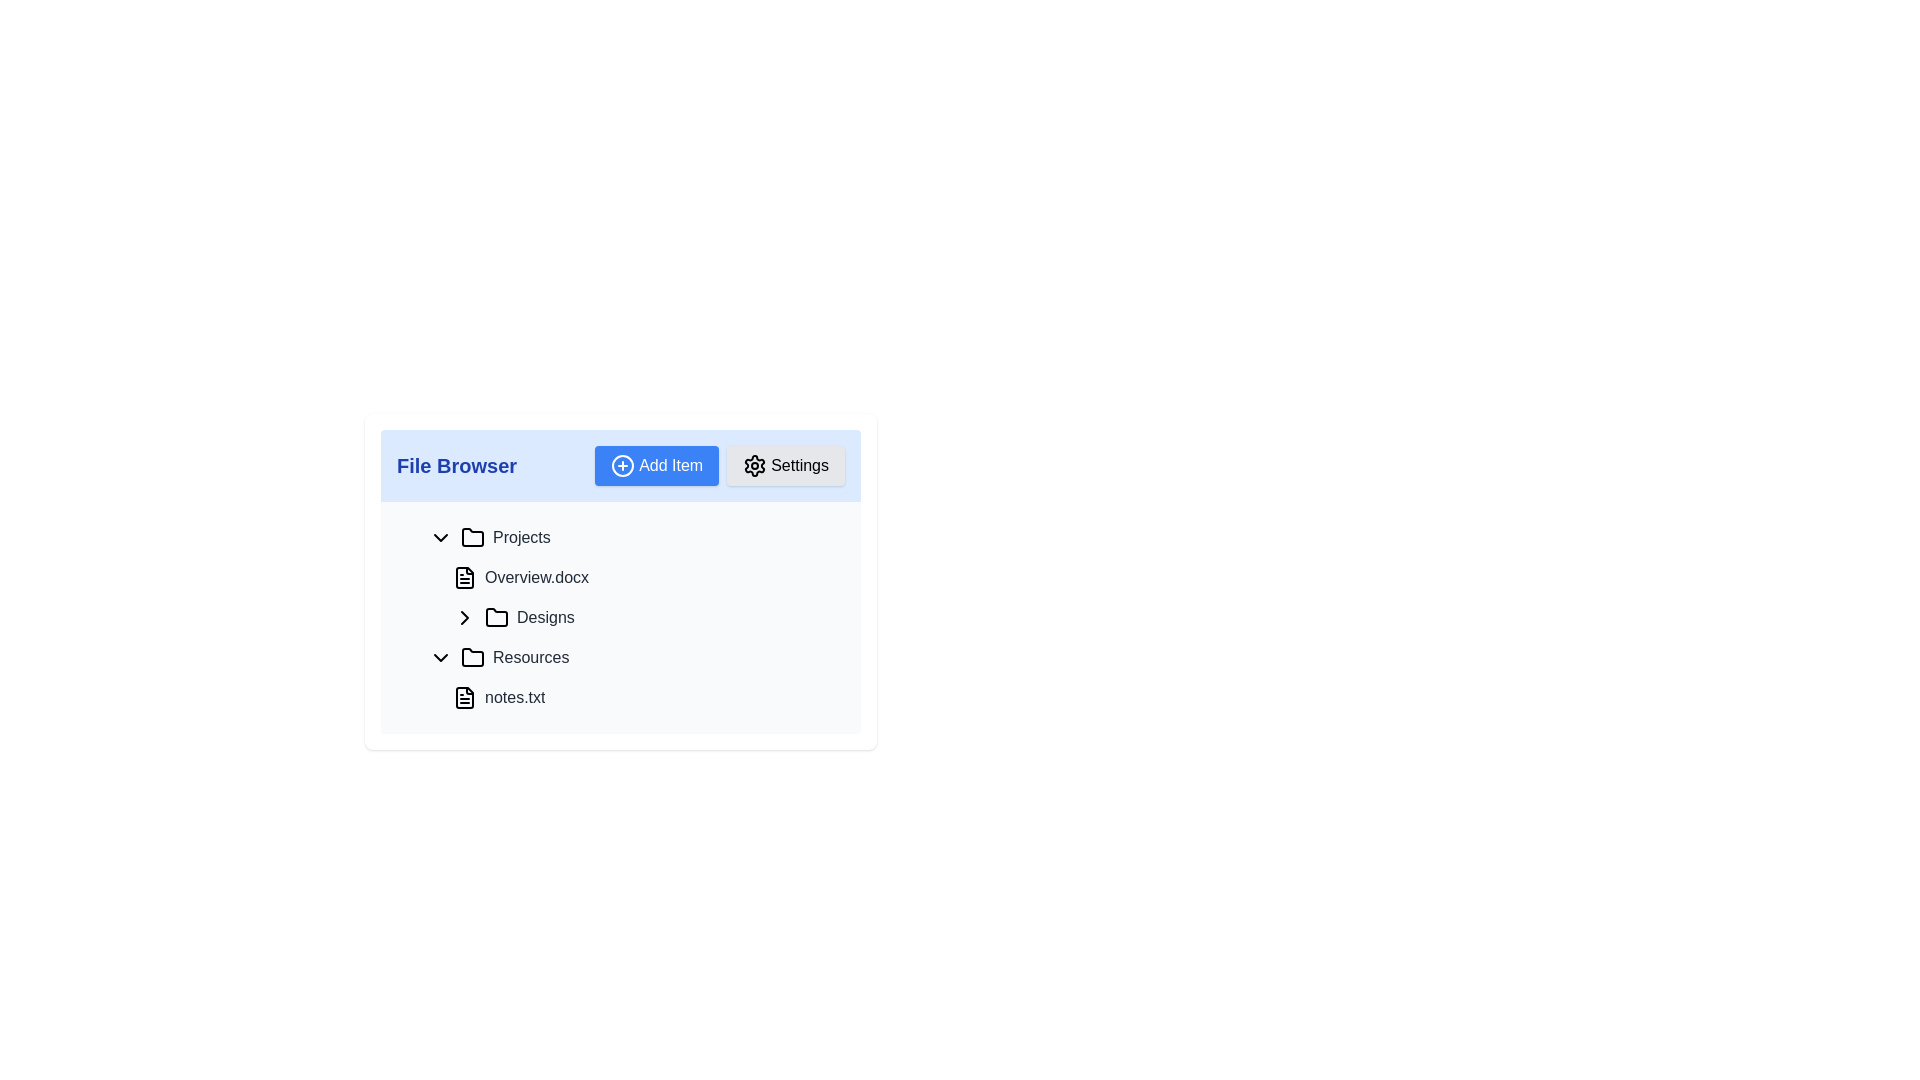 Image resolution: width=1920 pixels, height=1080 pixels. Describe the element at coordinates (754, 466) in the screenshot. I see `the Icon button located near the top-right of the settings section` at that location.